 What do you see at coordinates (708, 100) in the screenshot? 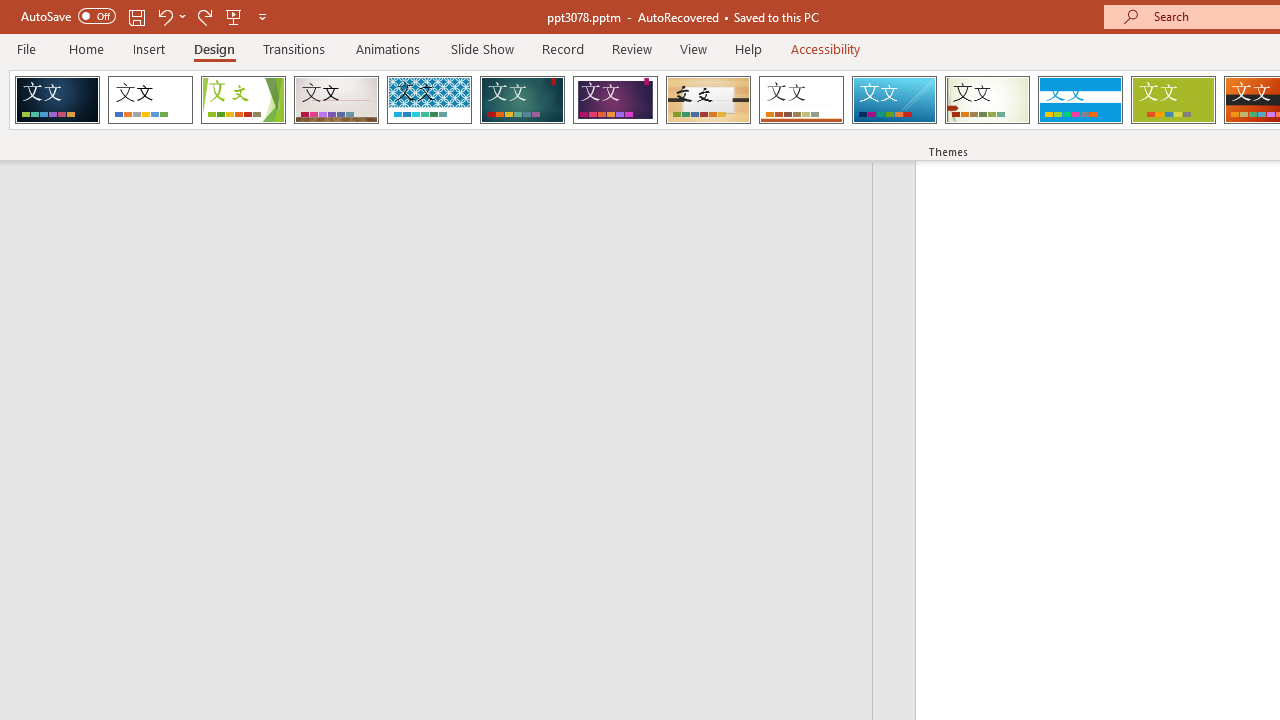
I see `'Organic'` at bounding box center [708, 100].